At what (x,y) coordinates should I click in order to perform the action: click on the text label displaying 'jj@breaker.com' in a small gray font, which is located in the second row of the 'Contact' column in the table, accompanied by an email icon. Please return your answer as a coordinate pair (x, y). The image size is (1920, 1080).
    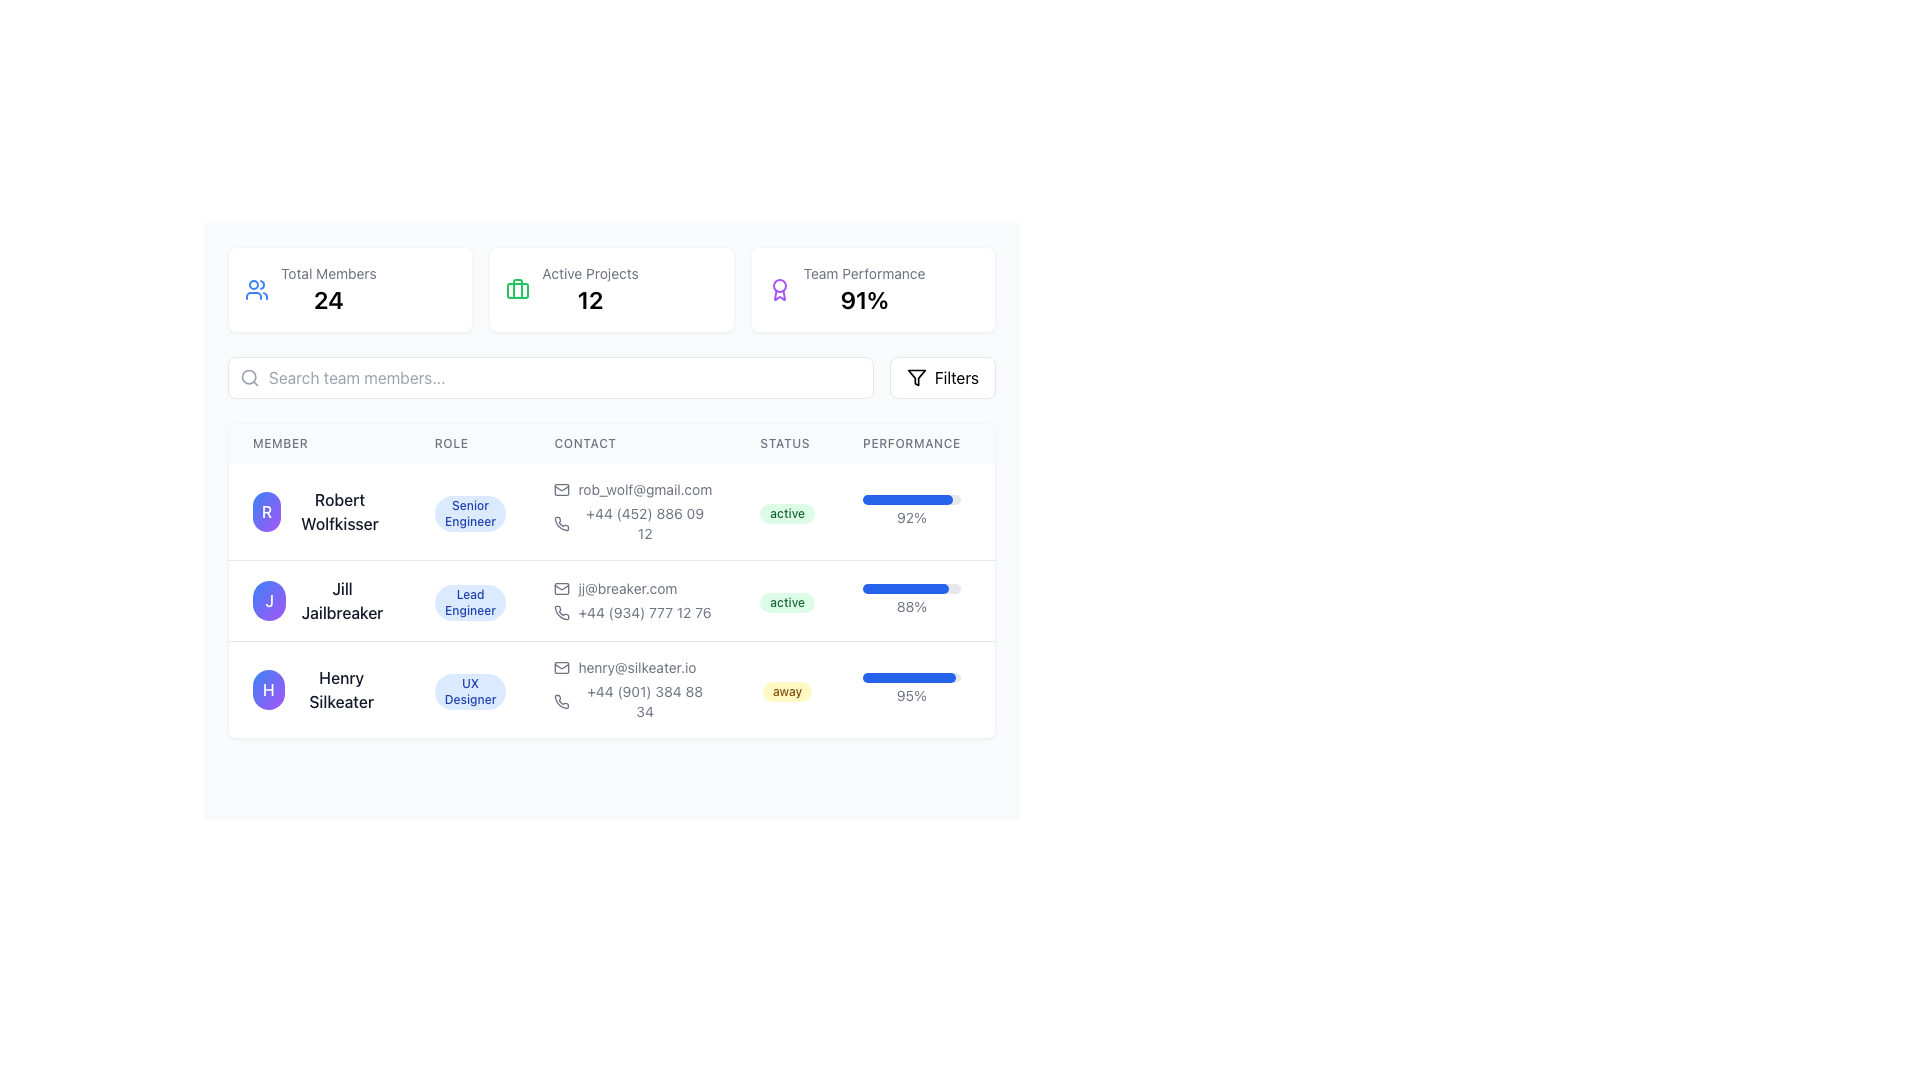
    Looking at the image, I should click on (632, 588).